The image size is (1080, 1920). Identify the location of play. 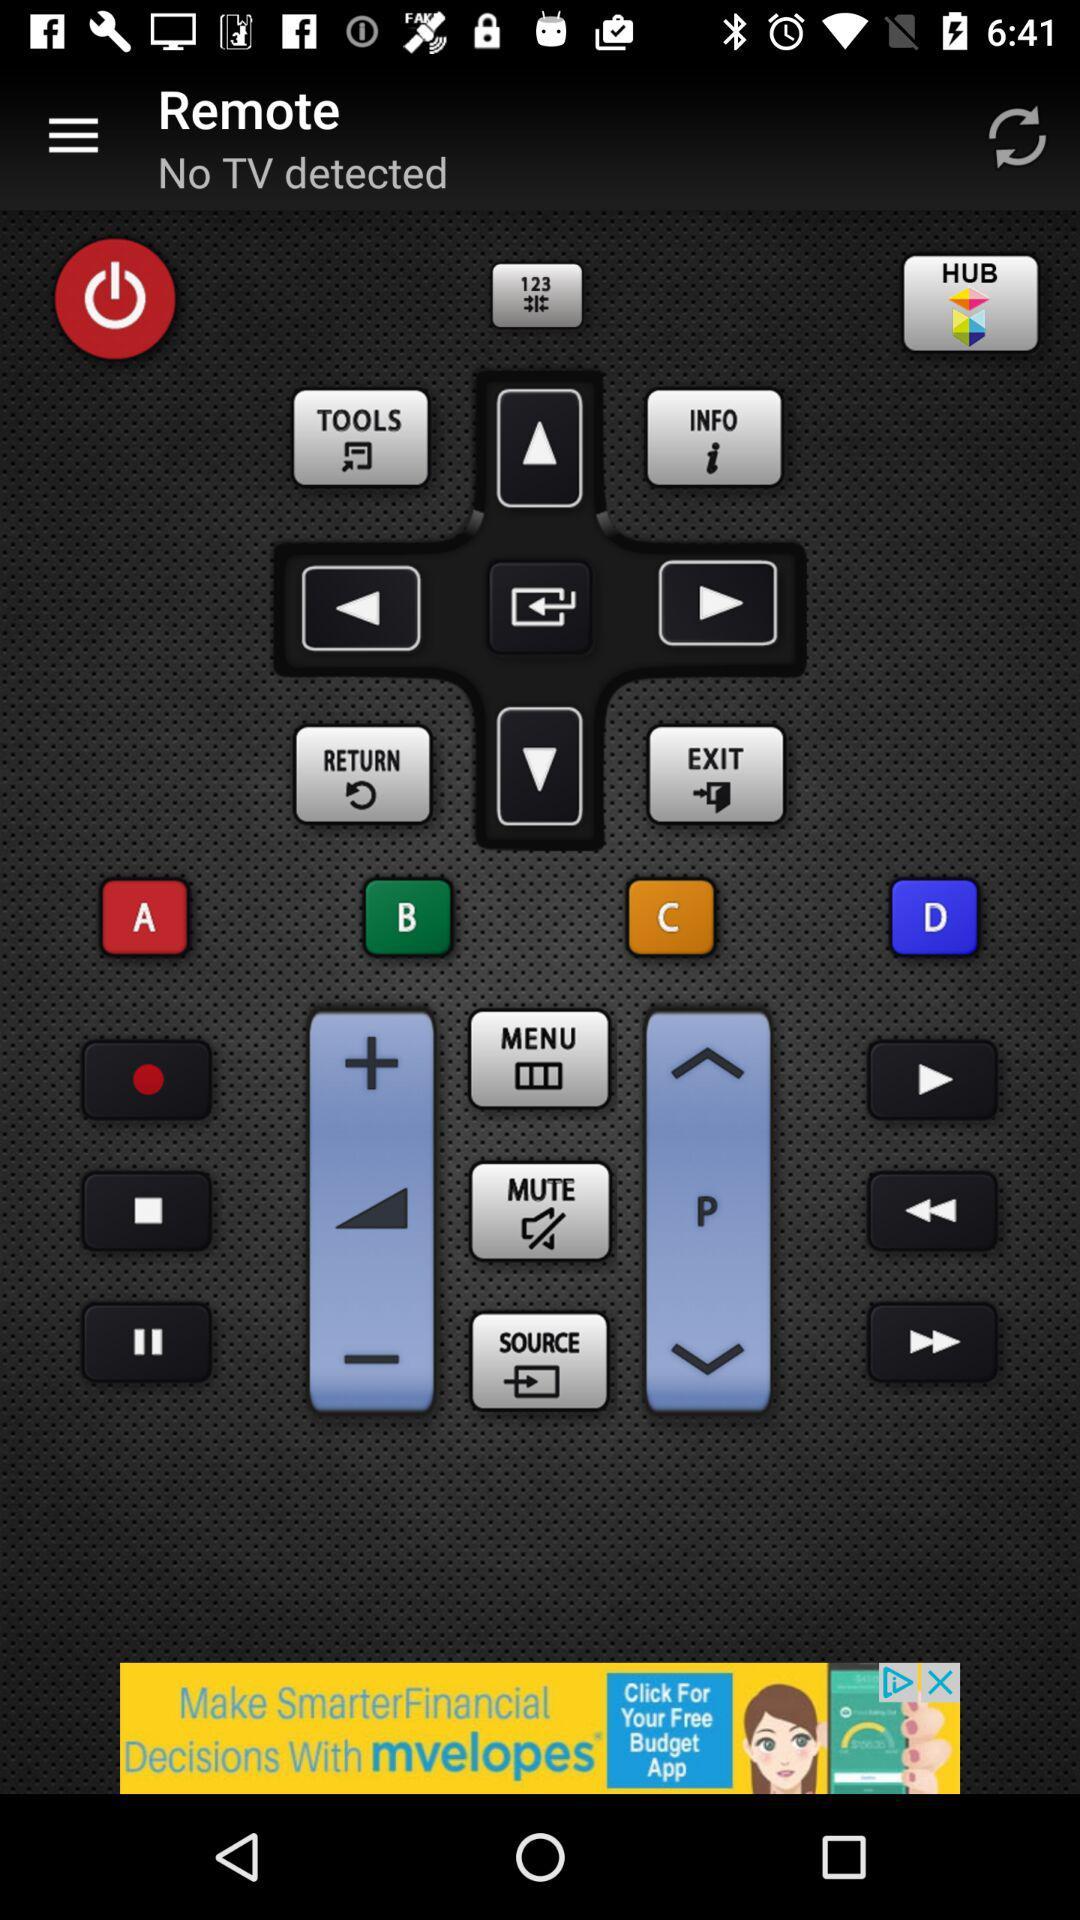
(933, 1079).